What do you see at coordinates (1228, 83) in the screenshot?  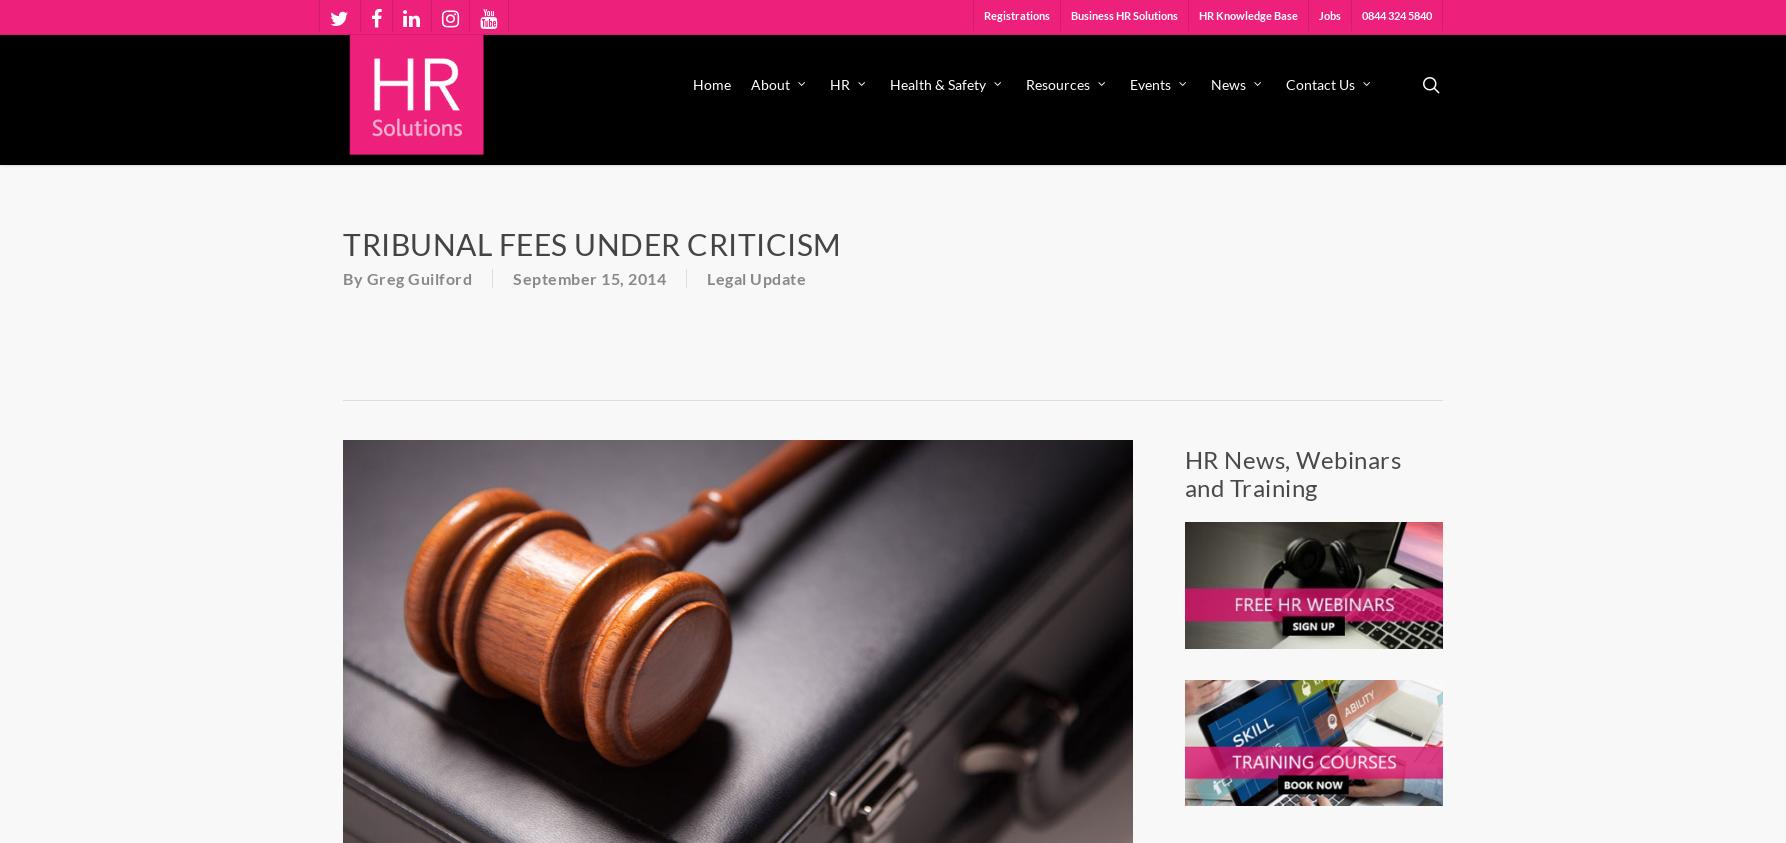 I see `'News'` at bounding box center [1228, 83].